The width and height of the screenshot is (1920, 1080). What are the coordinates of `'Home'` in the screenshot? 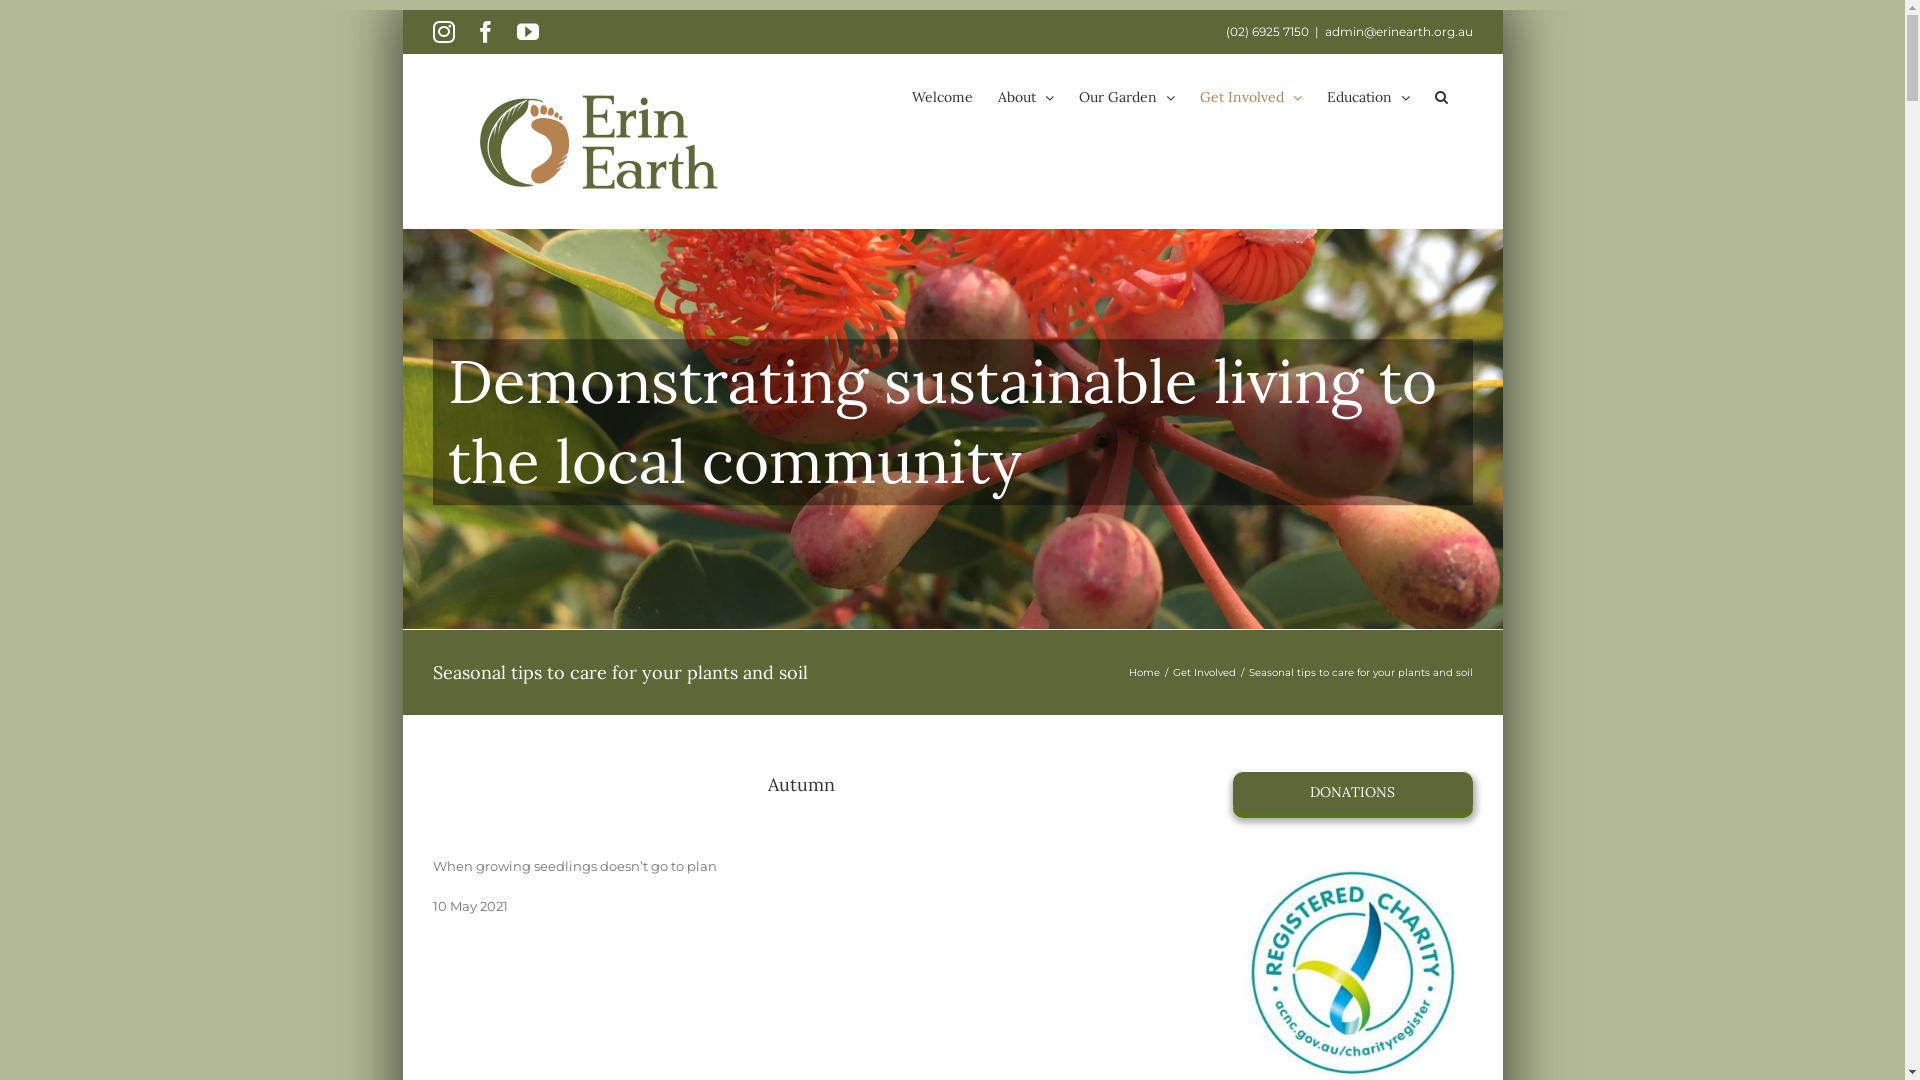 It's located at (1143, 672).